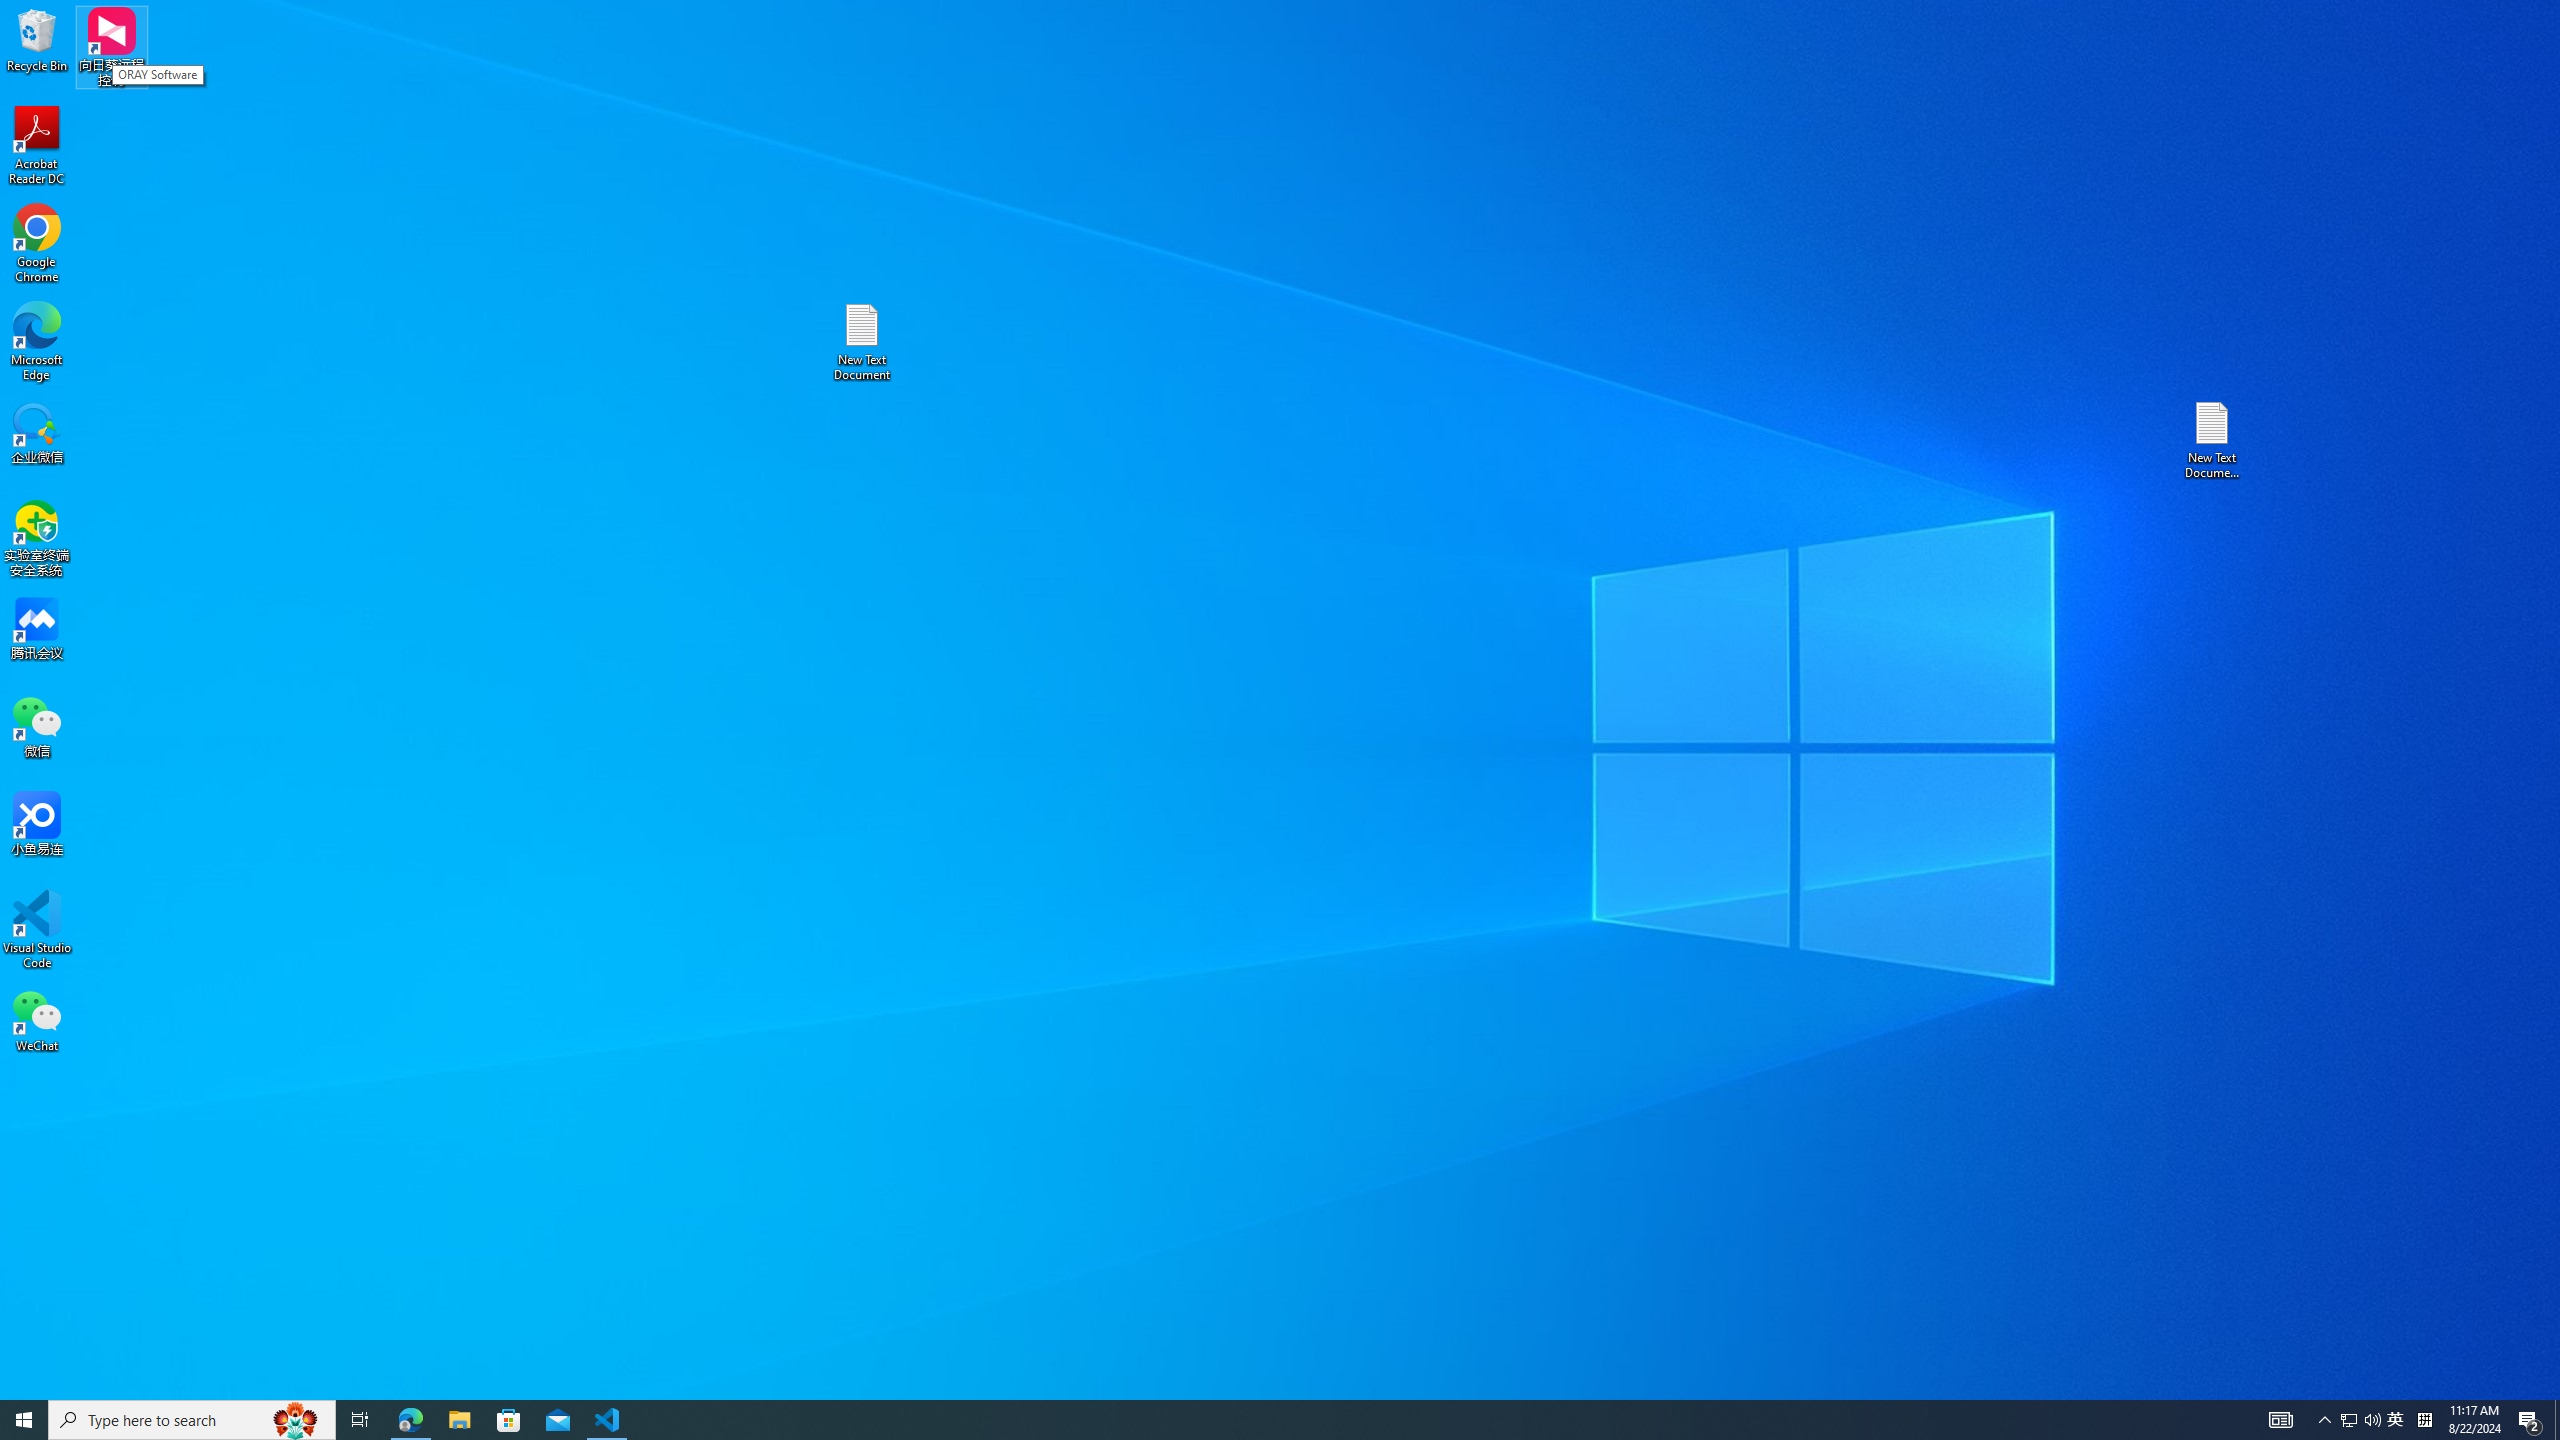 The image size is (2560, 1440). I want to click on 'Search highlights icon opens search home window', so click(294, 1418).